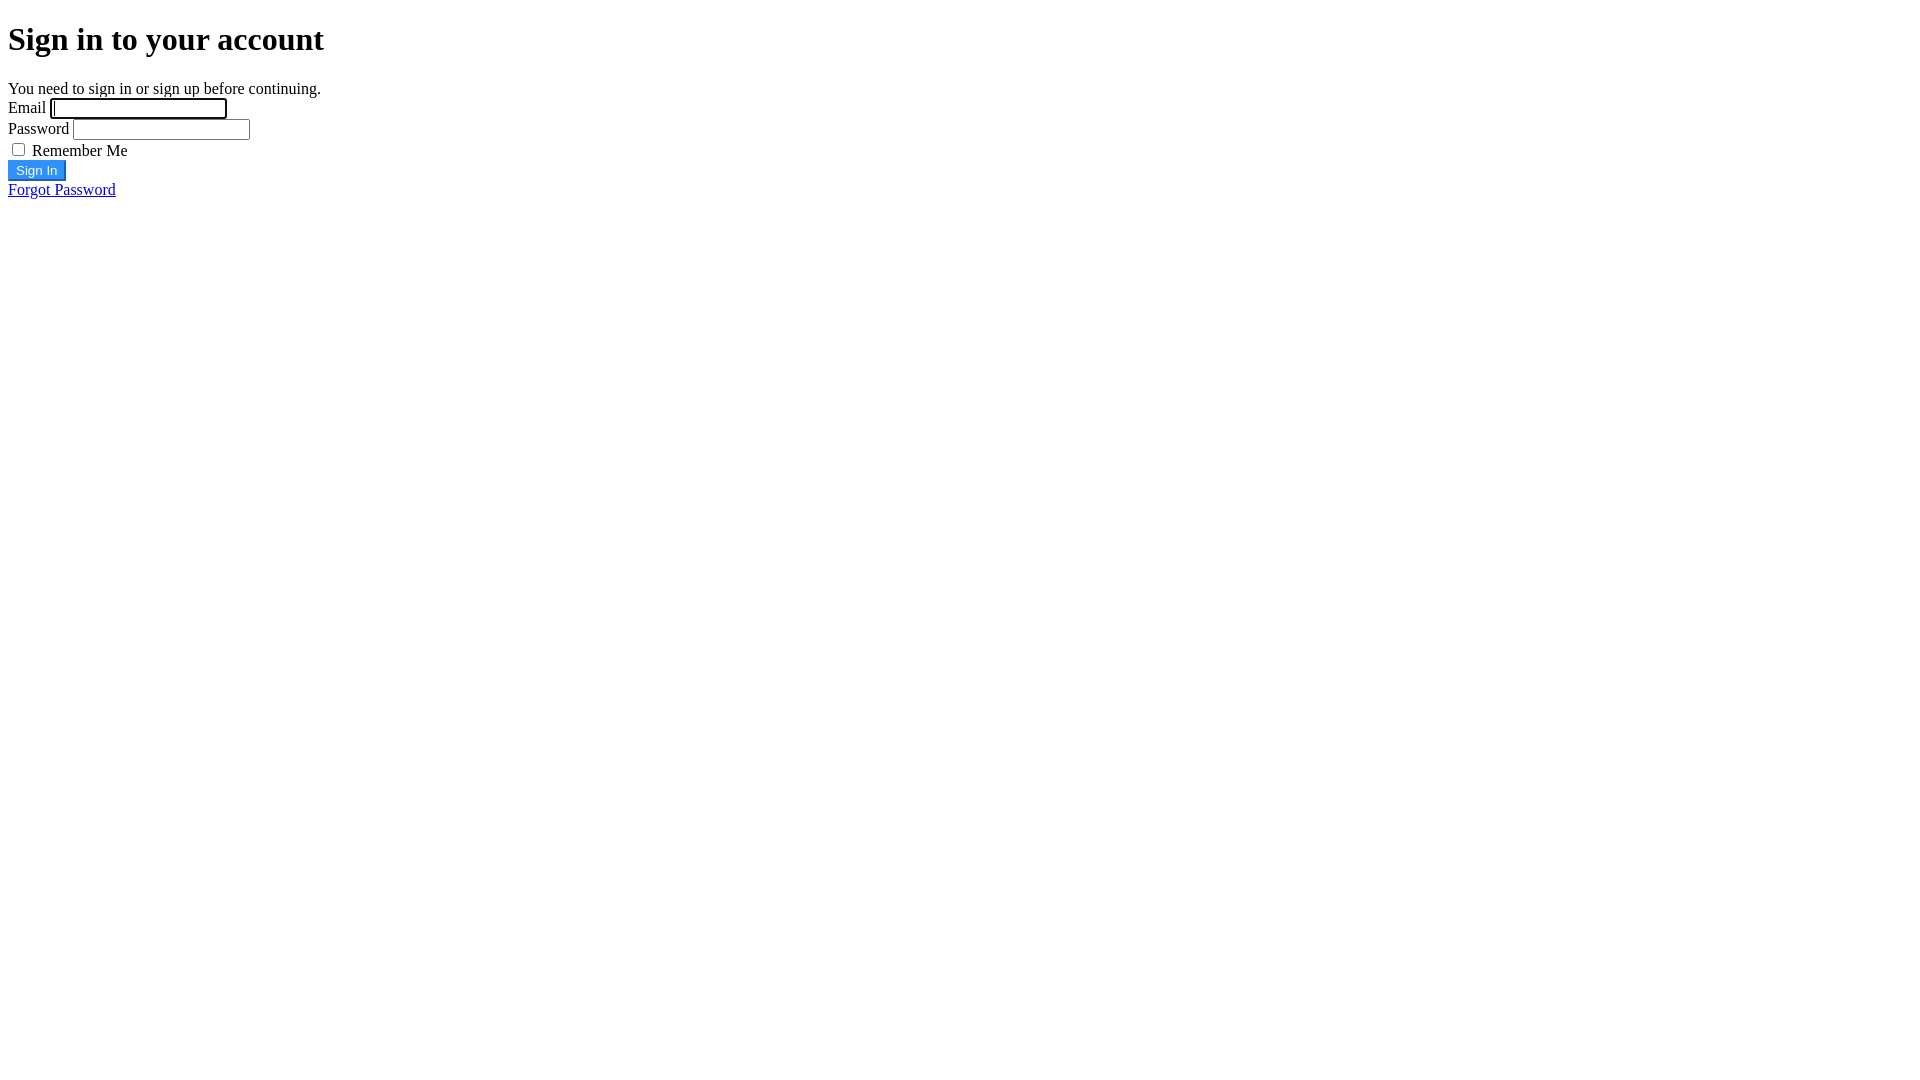 The width and height of the screenshot is (1920, 1080). Describe the element at coordinates (62, 189) in the screenshot. I see `'Forgot Password'` at that location.